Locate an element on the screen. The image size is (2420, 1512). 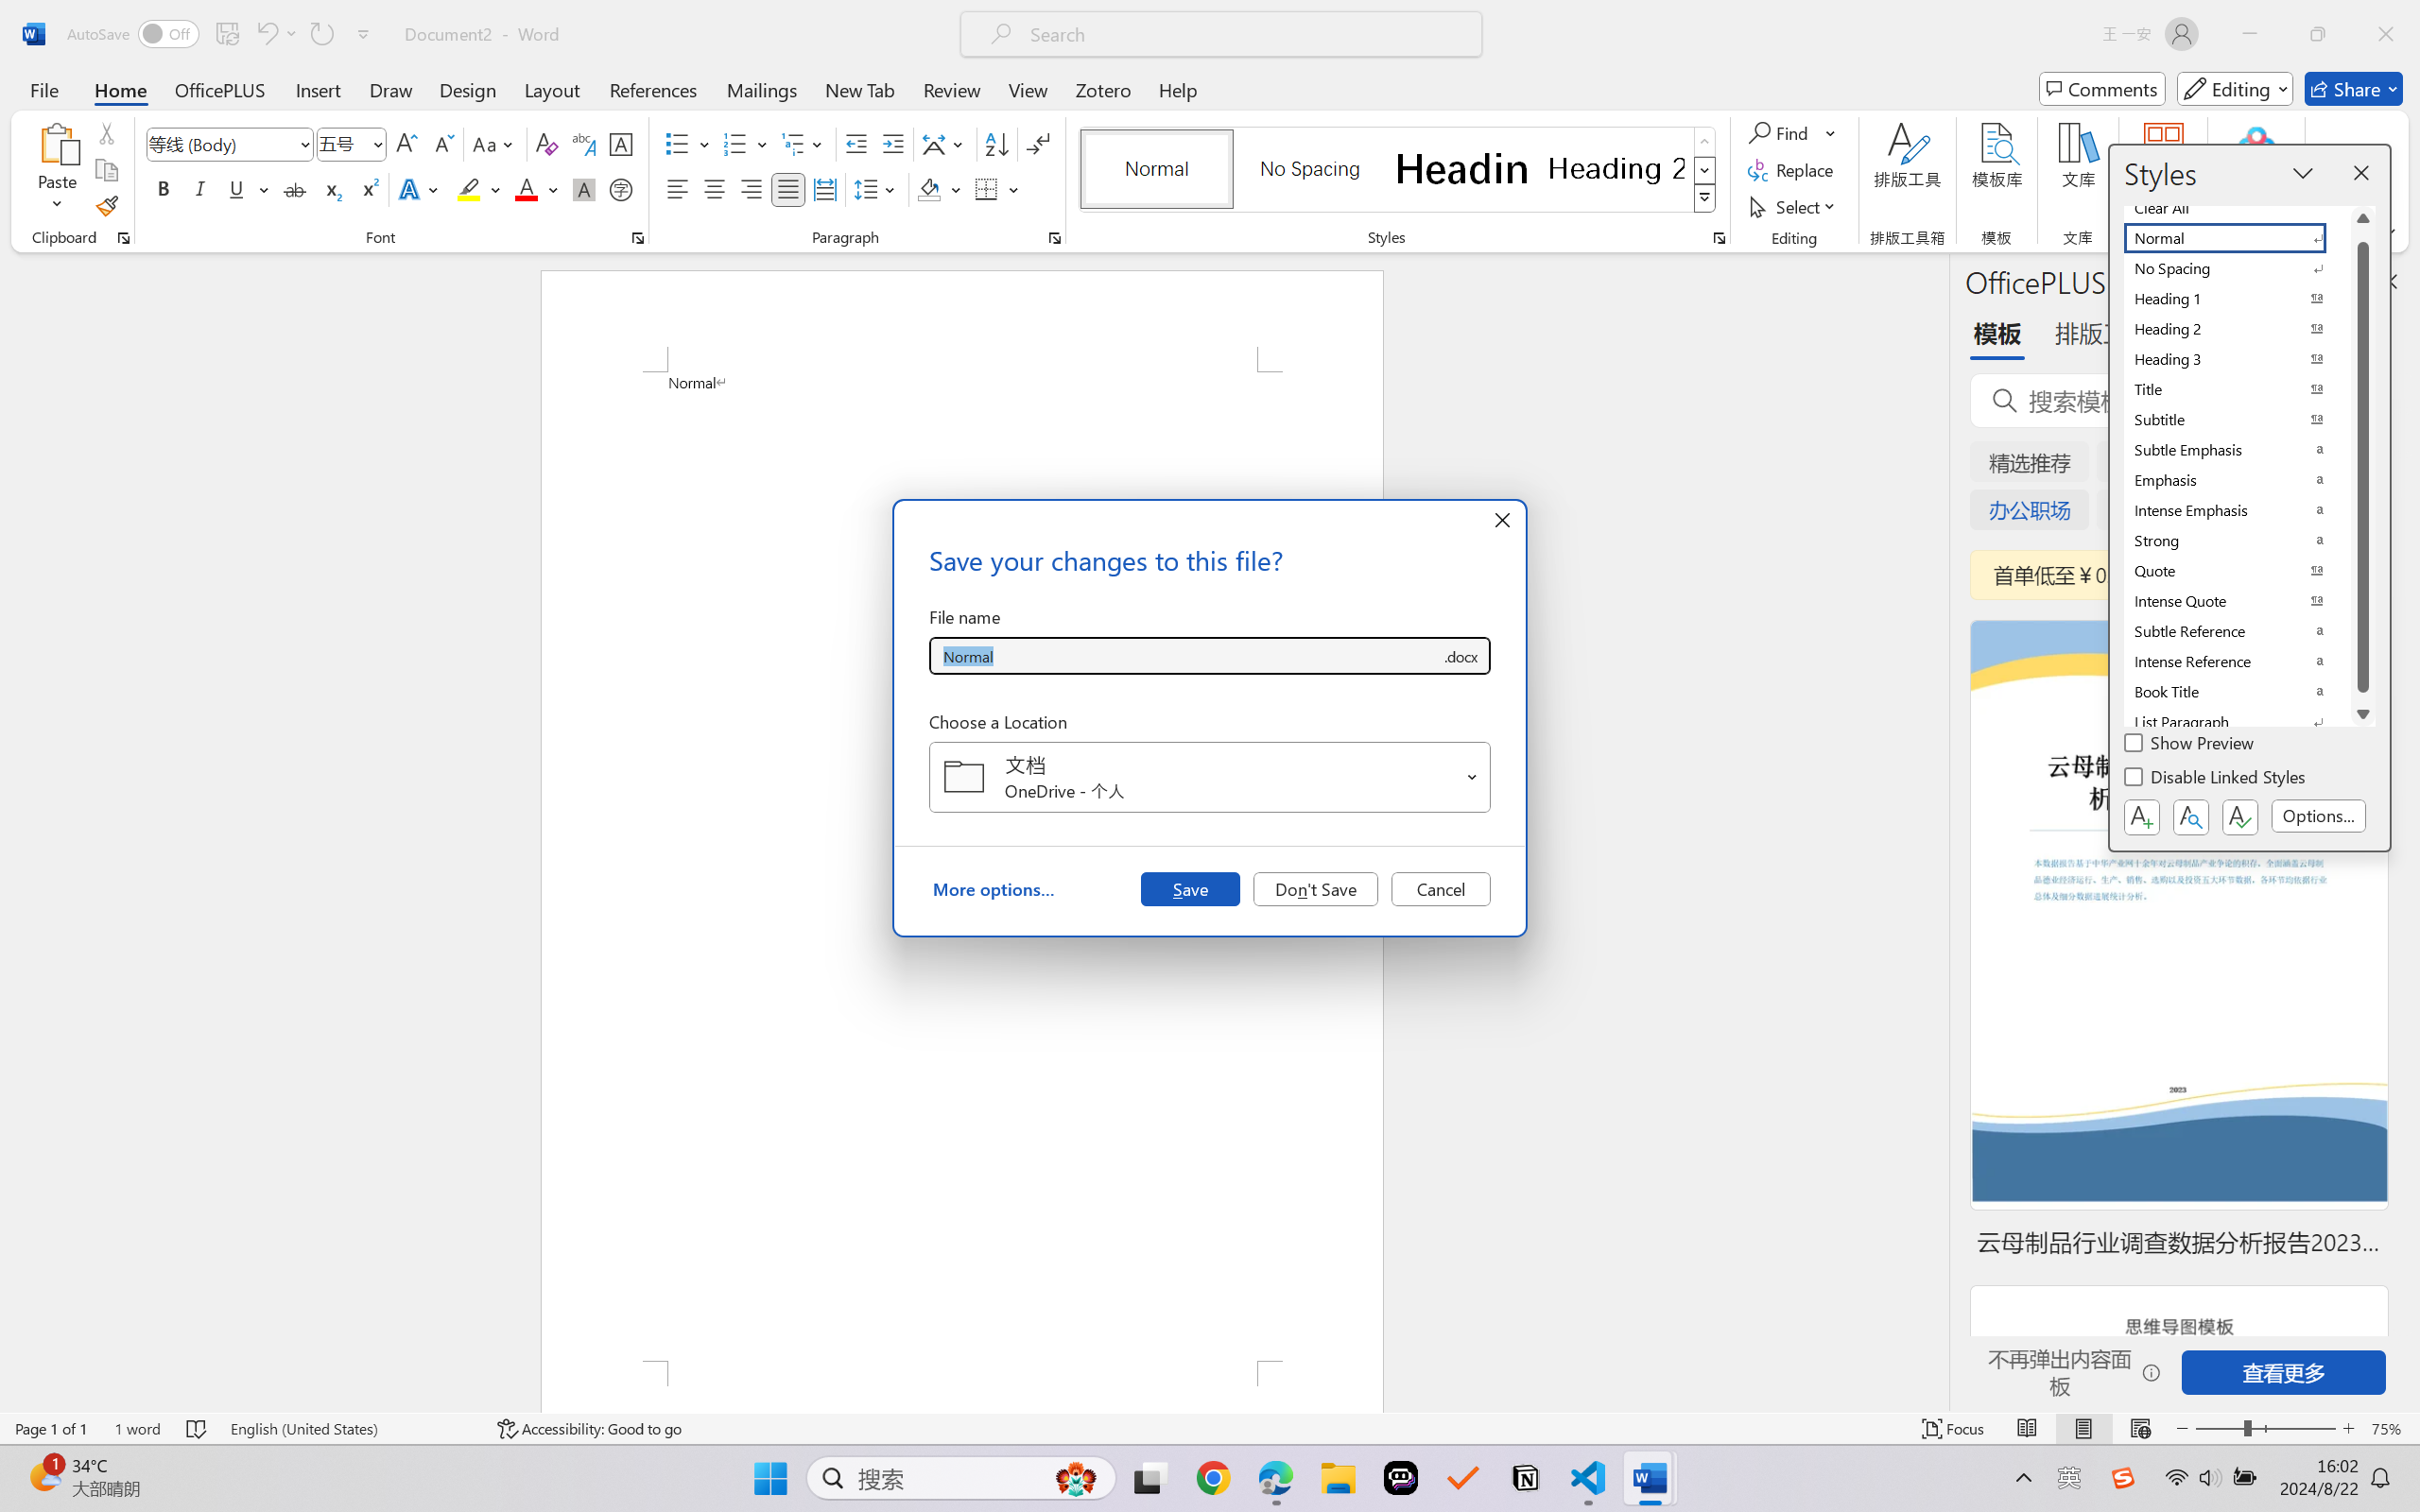
'AutoSave' is located at coordinates (133, 33).